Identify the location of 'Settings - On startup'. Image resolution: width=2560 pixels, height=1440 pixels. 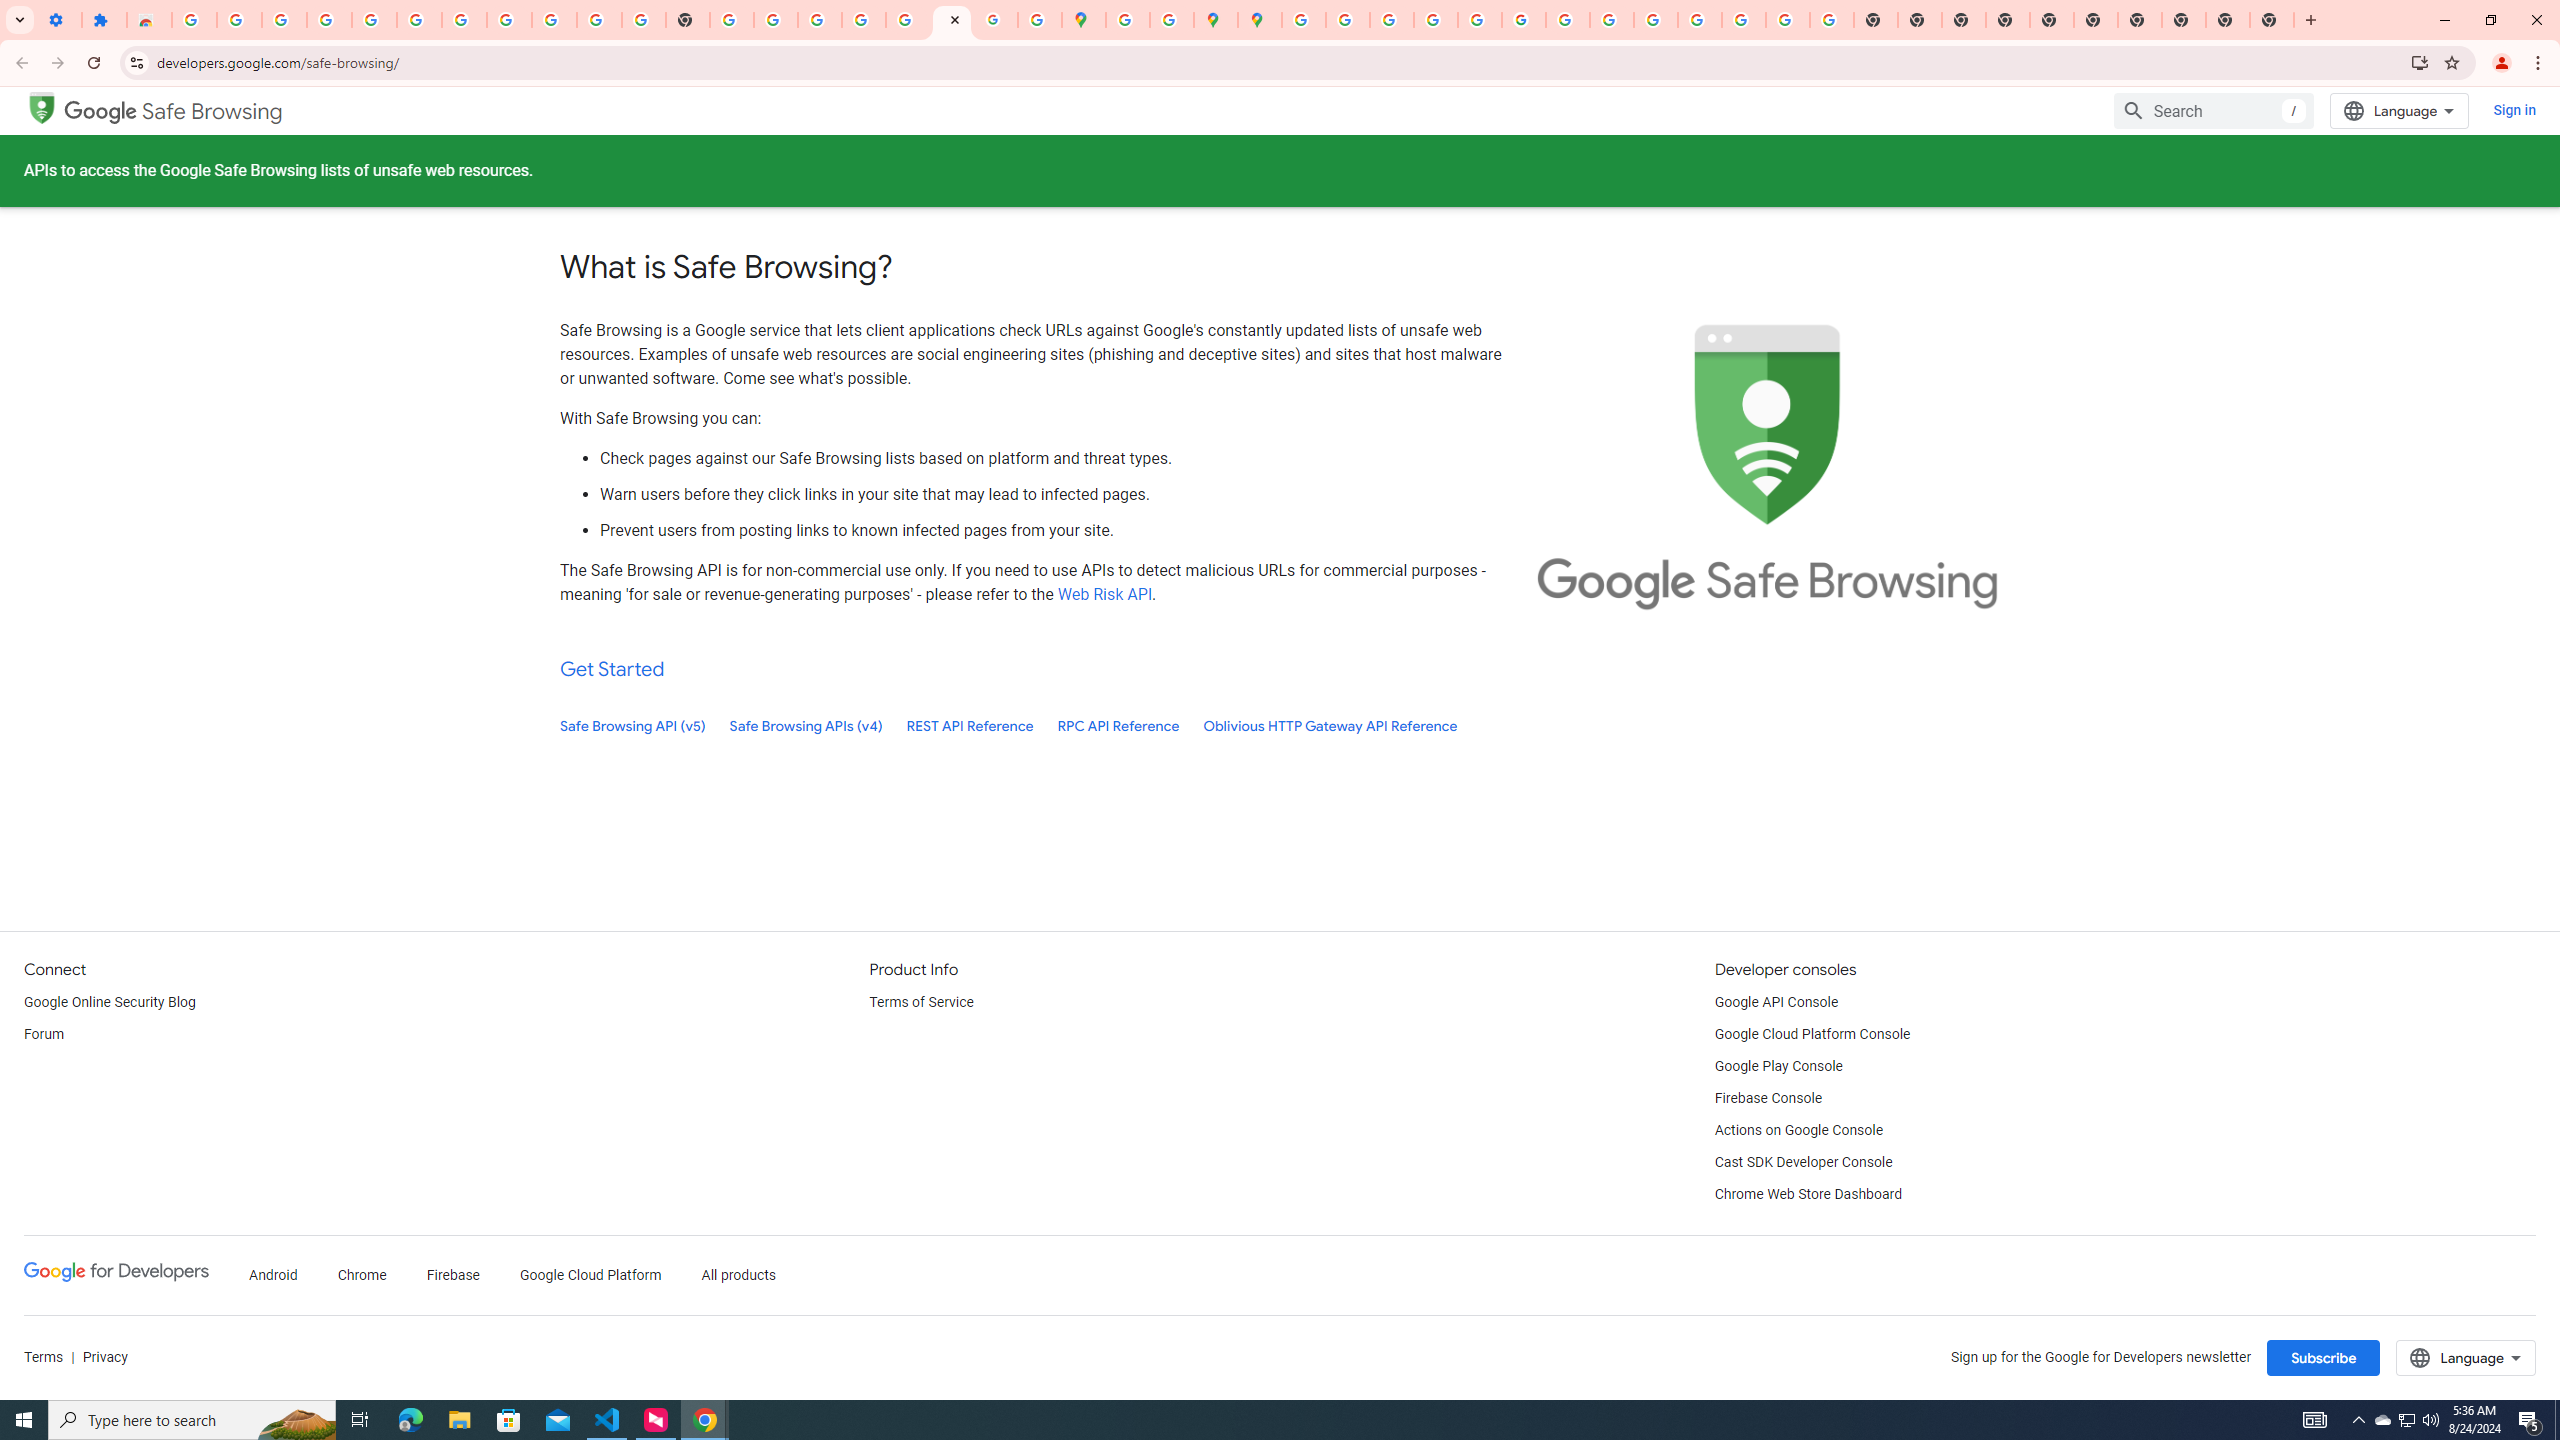
(60, 19).